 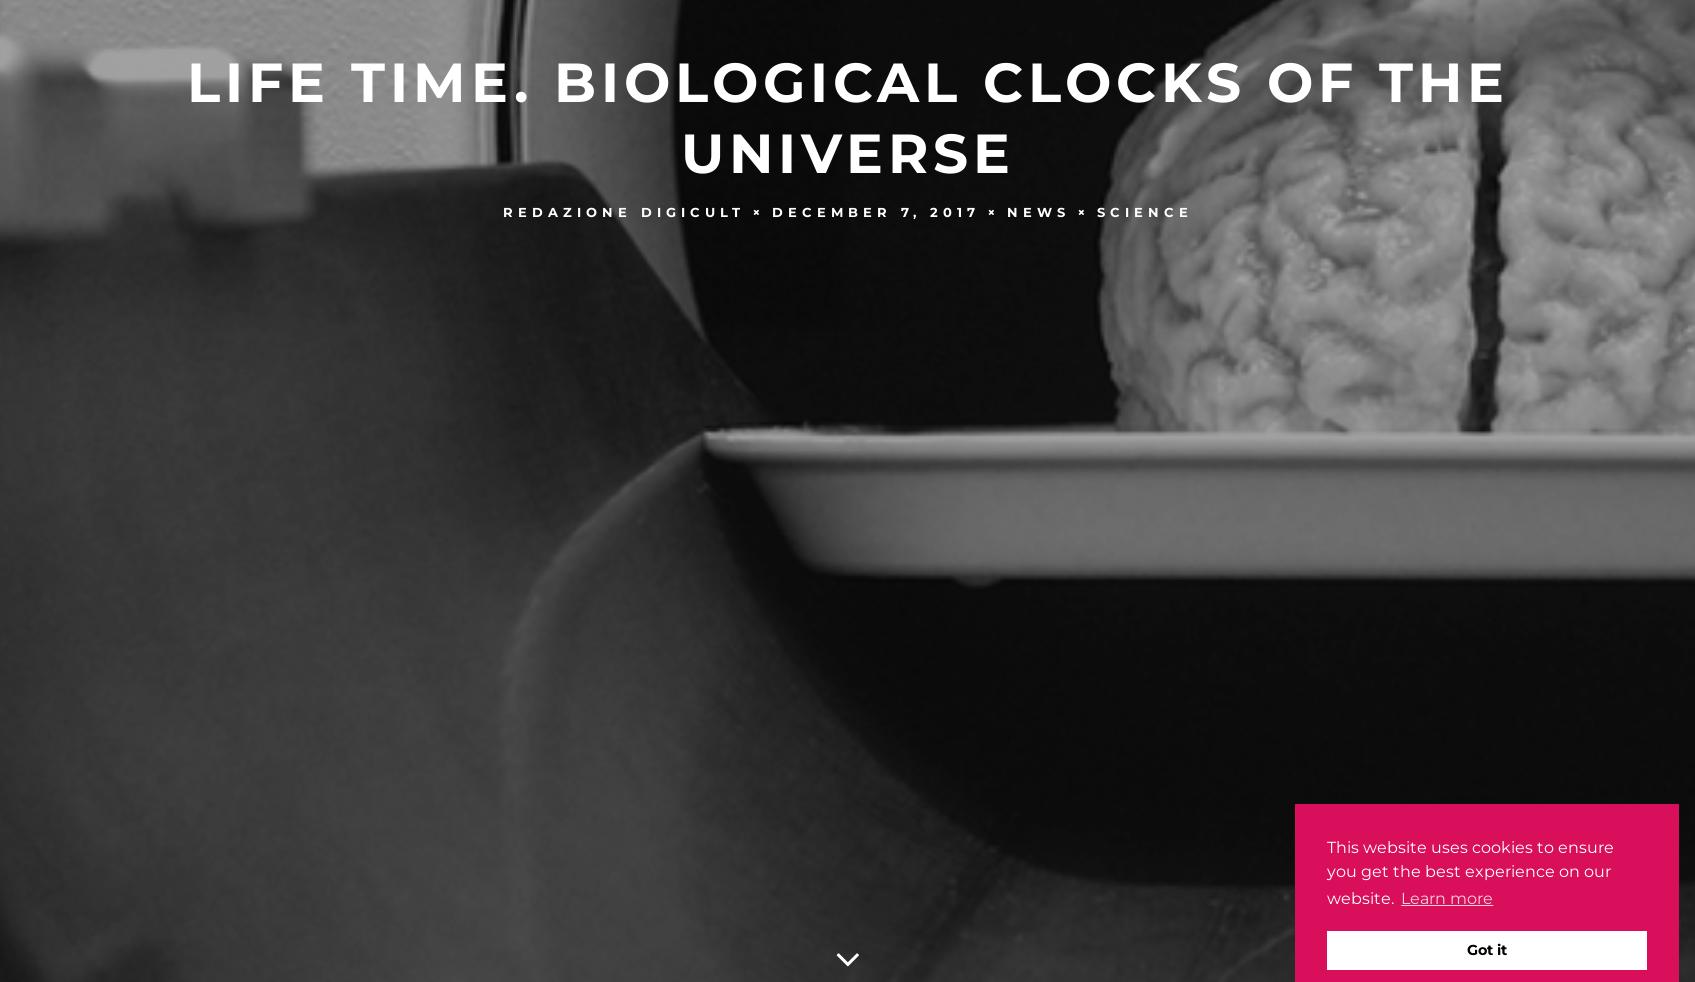 What do you see at coordinates (1036, 210) in the screenshot?
I see `'News'` at bounding box center [1036, 210].